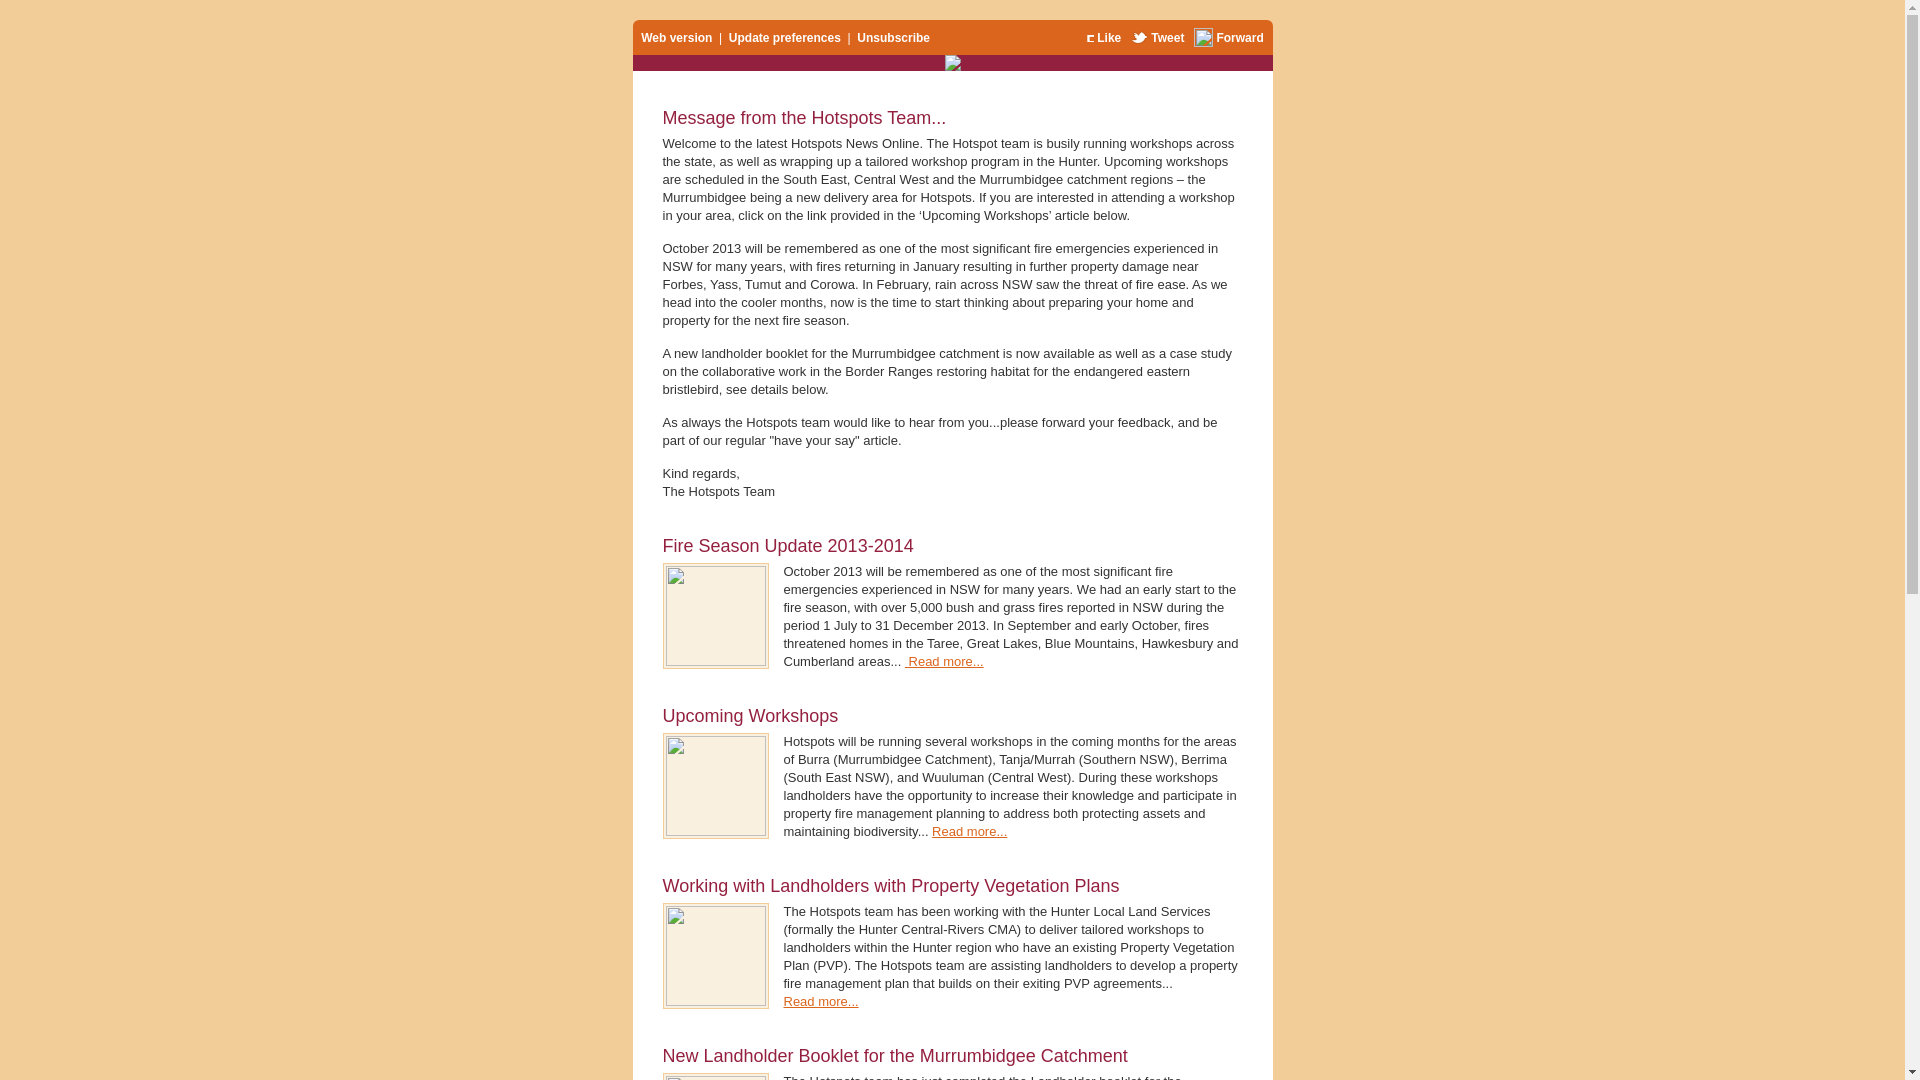 This screenshot has width=1920, height=1080. I want to click on 'Fire Season Update 2013-2014', so click(662, 546).